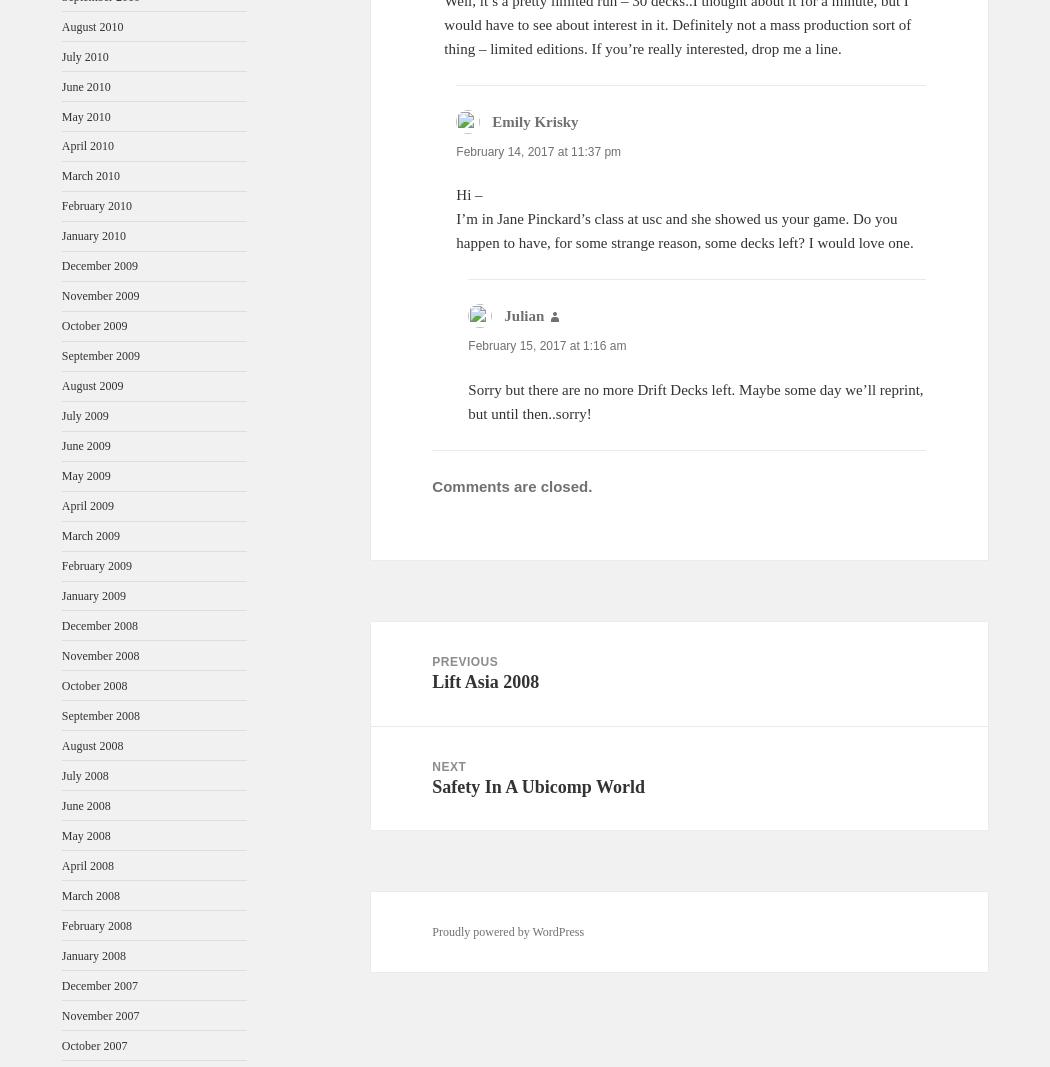  I want to click on 'Hi –', so click(469, 195).